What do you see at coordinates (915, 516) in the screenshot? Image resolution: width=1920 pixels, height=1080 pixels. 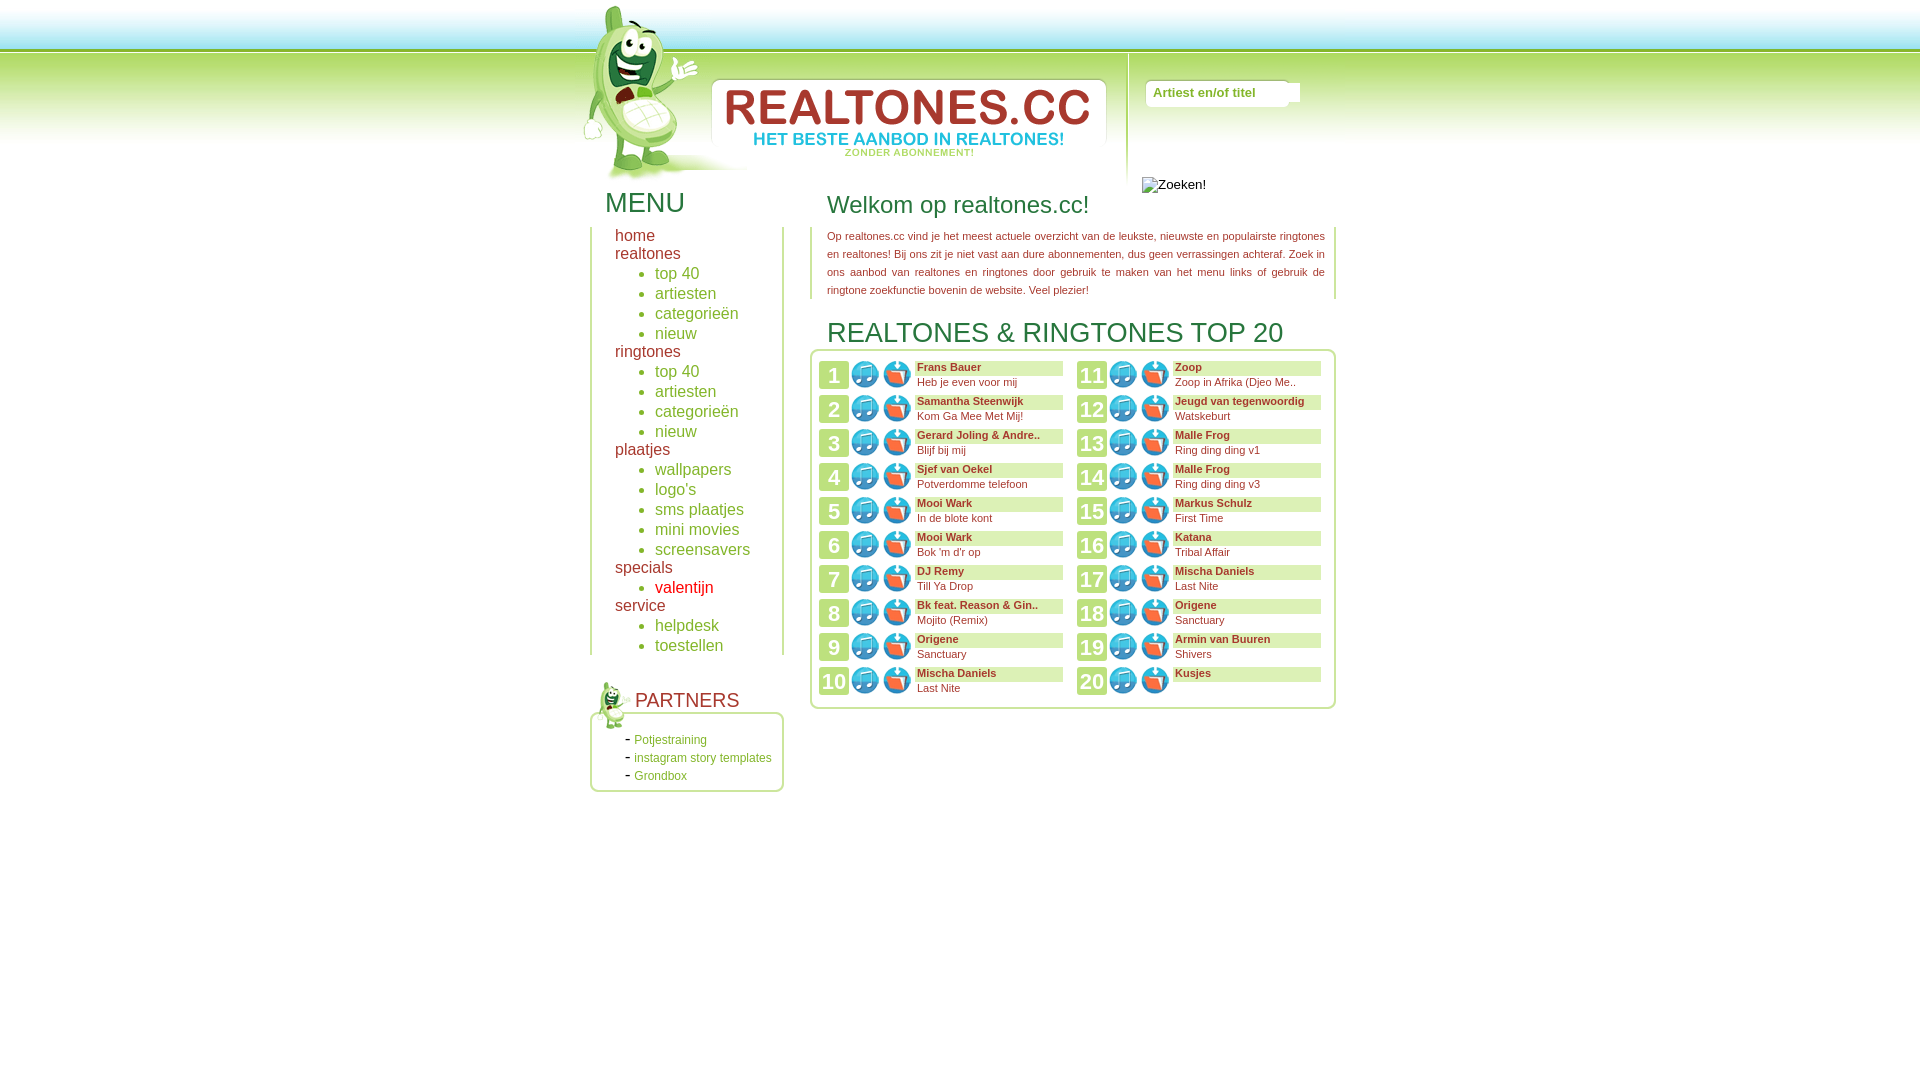 I see `'In de blote kont'` at bounding box center [915, 516].